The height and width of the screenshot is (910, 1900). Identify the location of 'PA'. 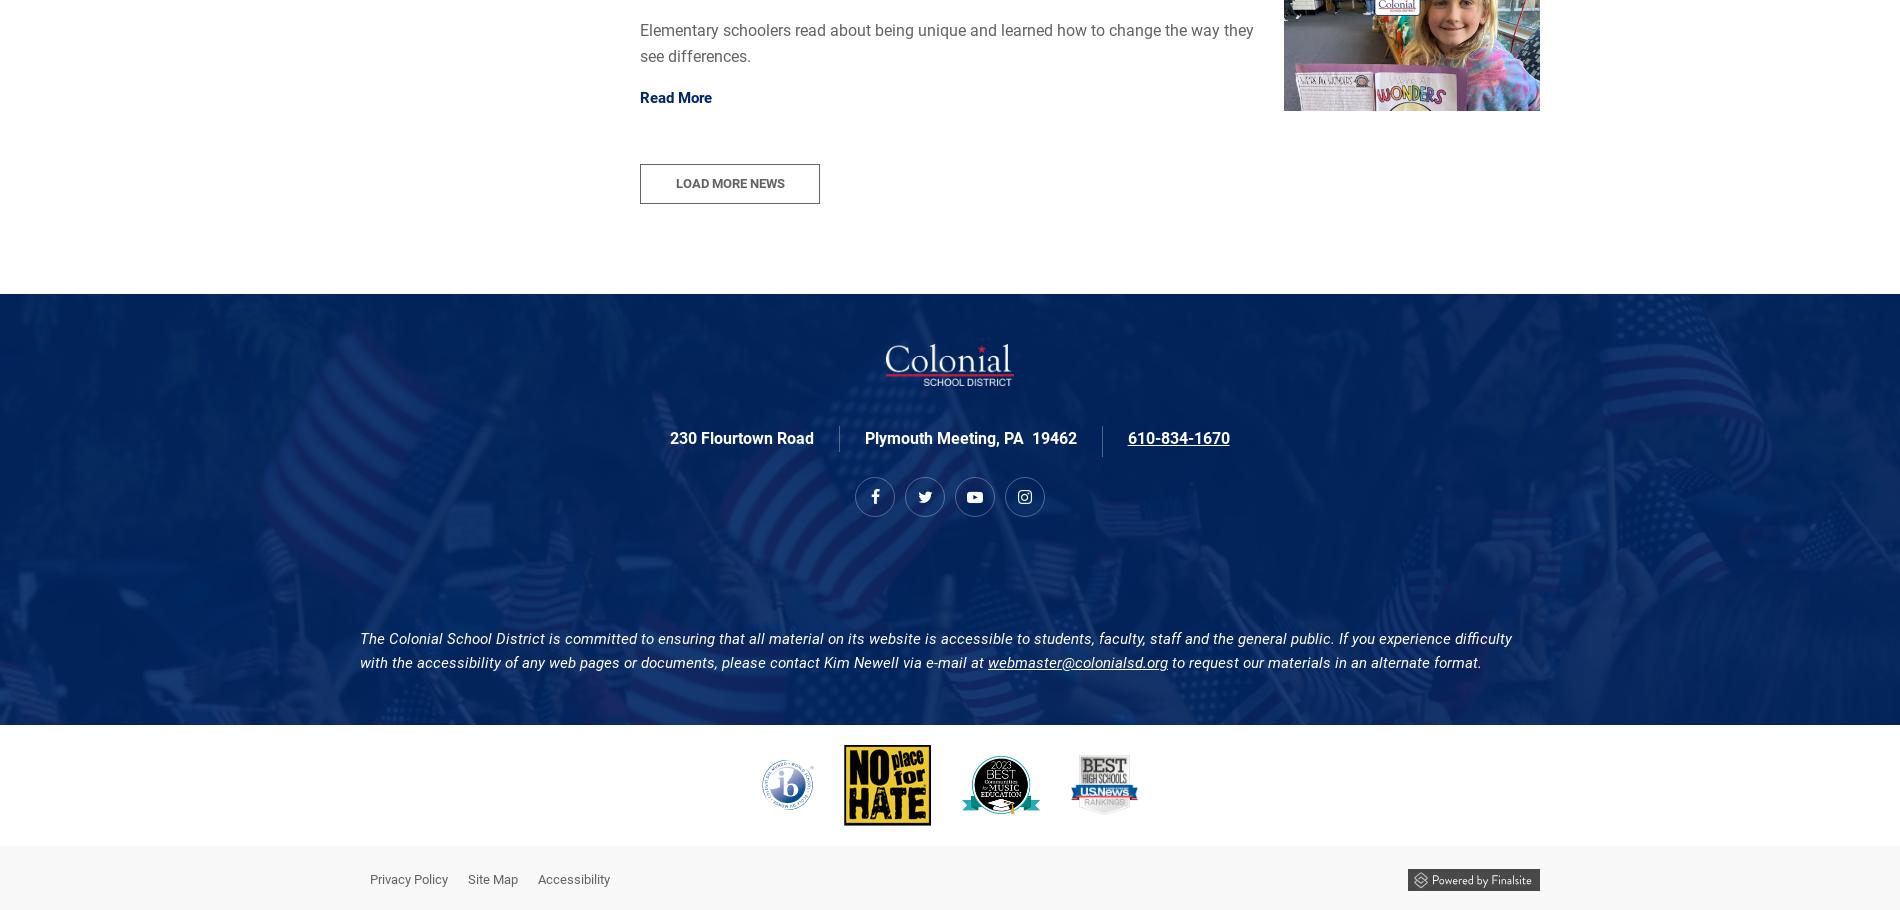
(1003, 437).